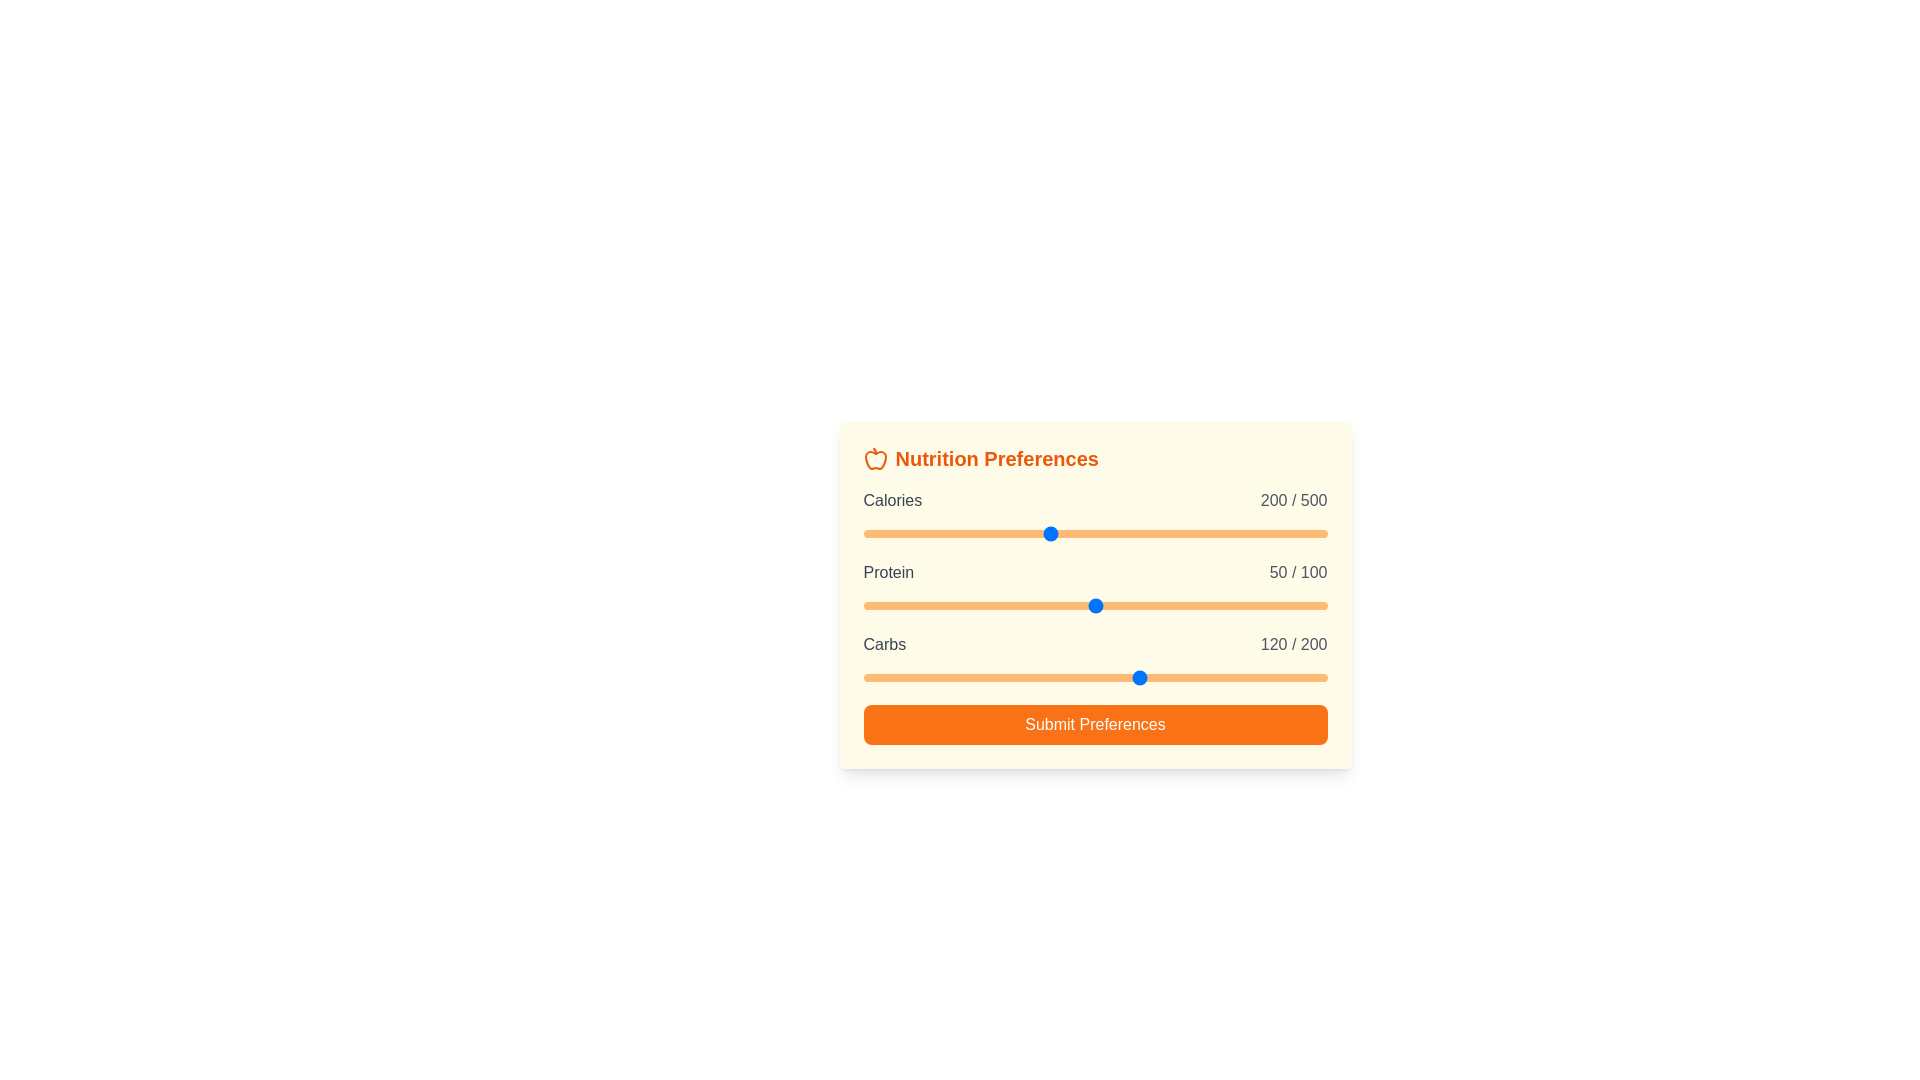 This screenshot has width=1920, height=1080. Describe the element at coordinates (1039, 604) in the screenshot. I see `the protein intake value` at that location.